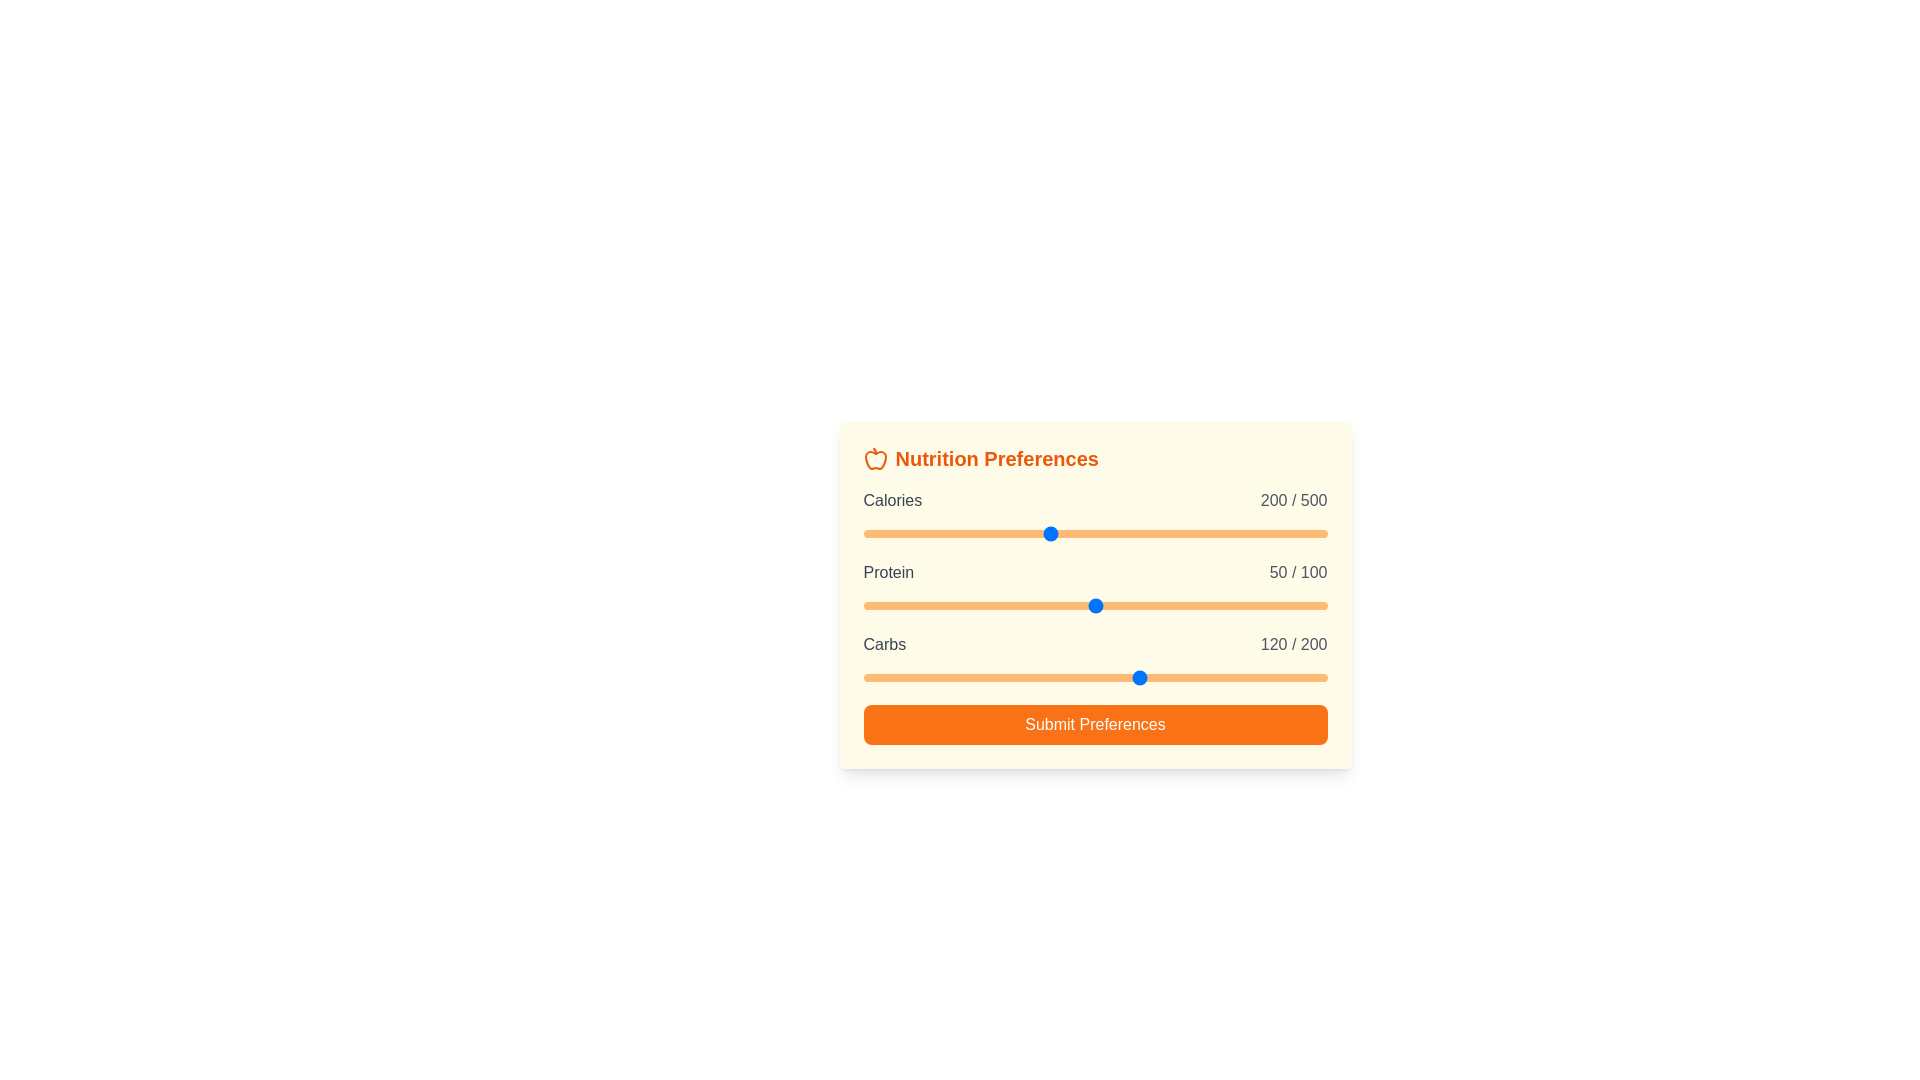 This screenshot has width=1920, height=1080. Describe the element at coordinates (1039, 604) in the screenshot. I see `the protein intake value` at that location.